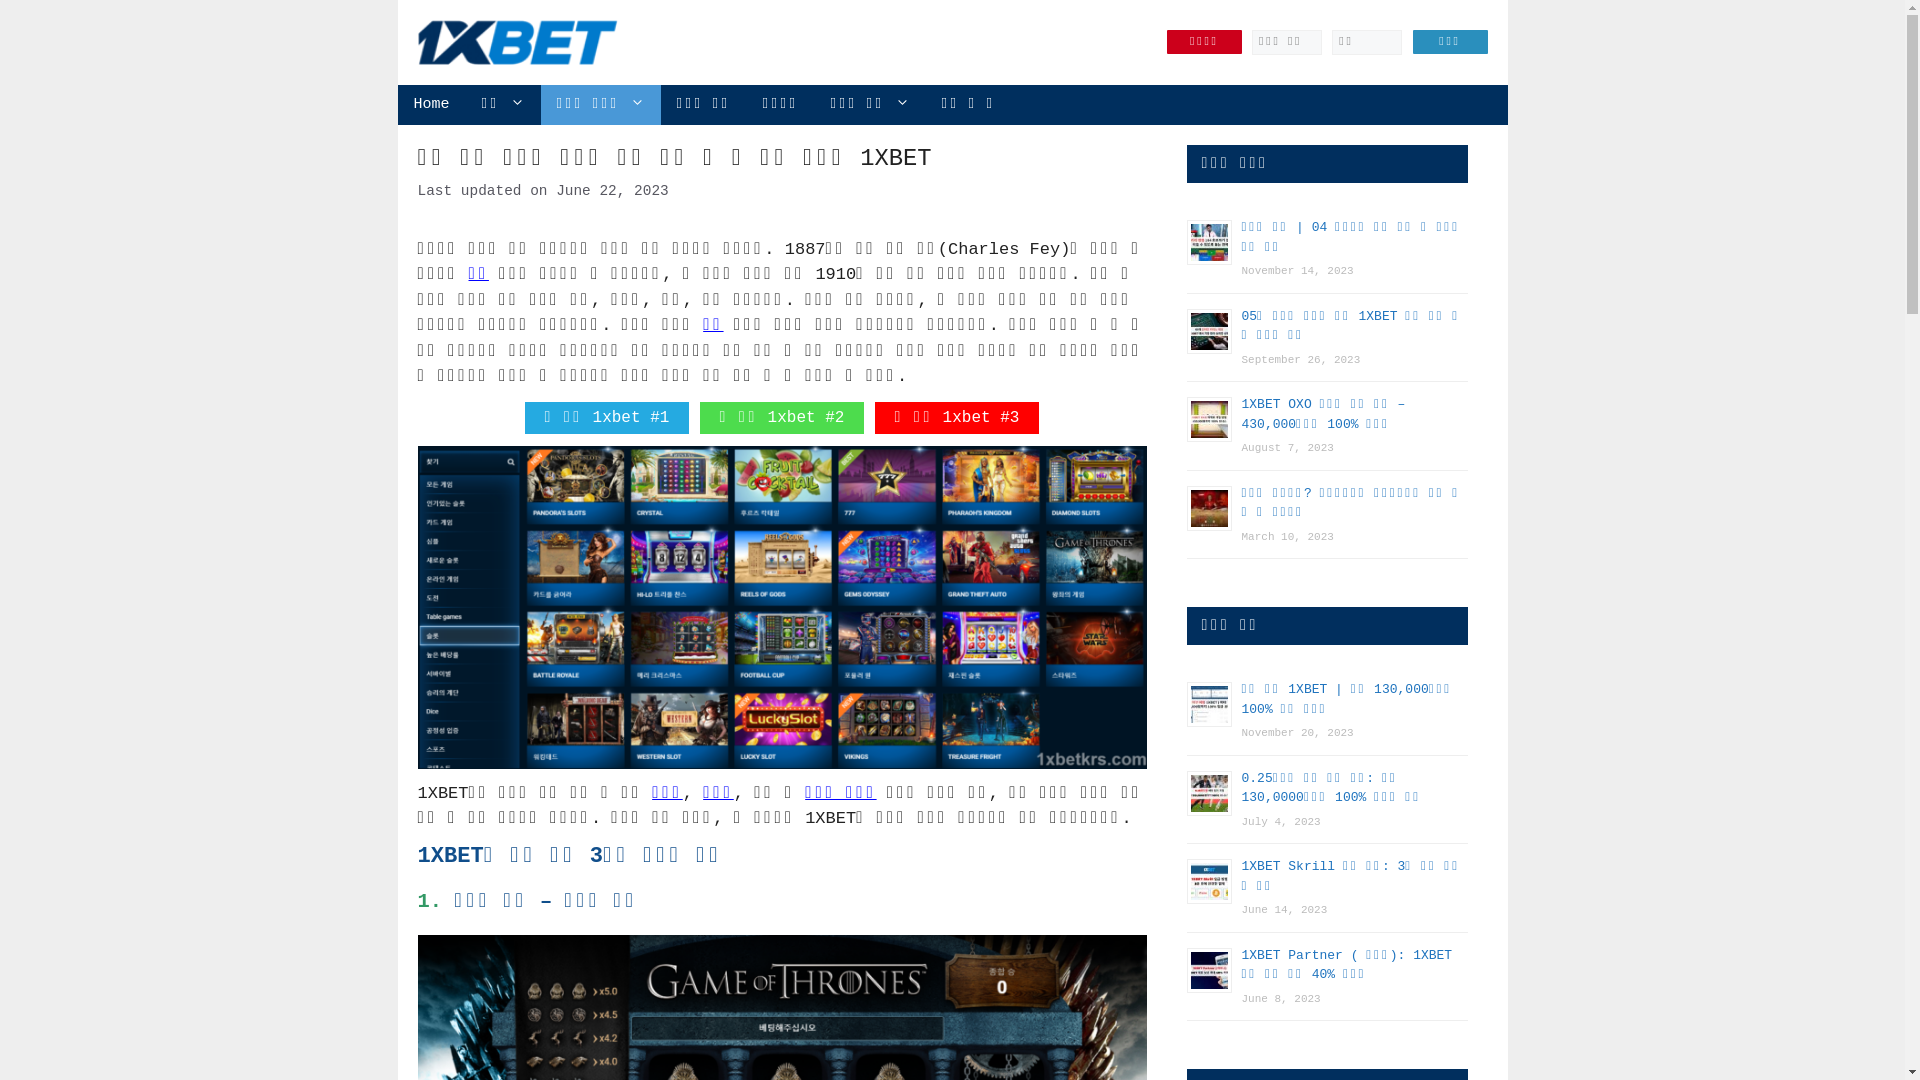 The image size is (1920, 1080). I want to click on 'Home', so click(431, 104).